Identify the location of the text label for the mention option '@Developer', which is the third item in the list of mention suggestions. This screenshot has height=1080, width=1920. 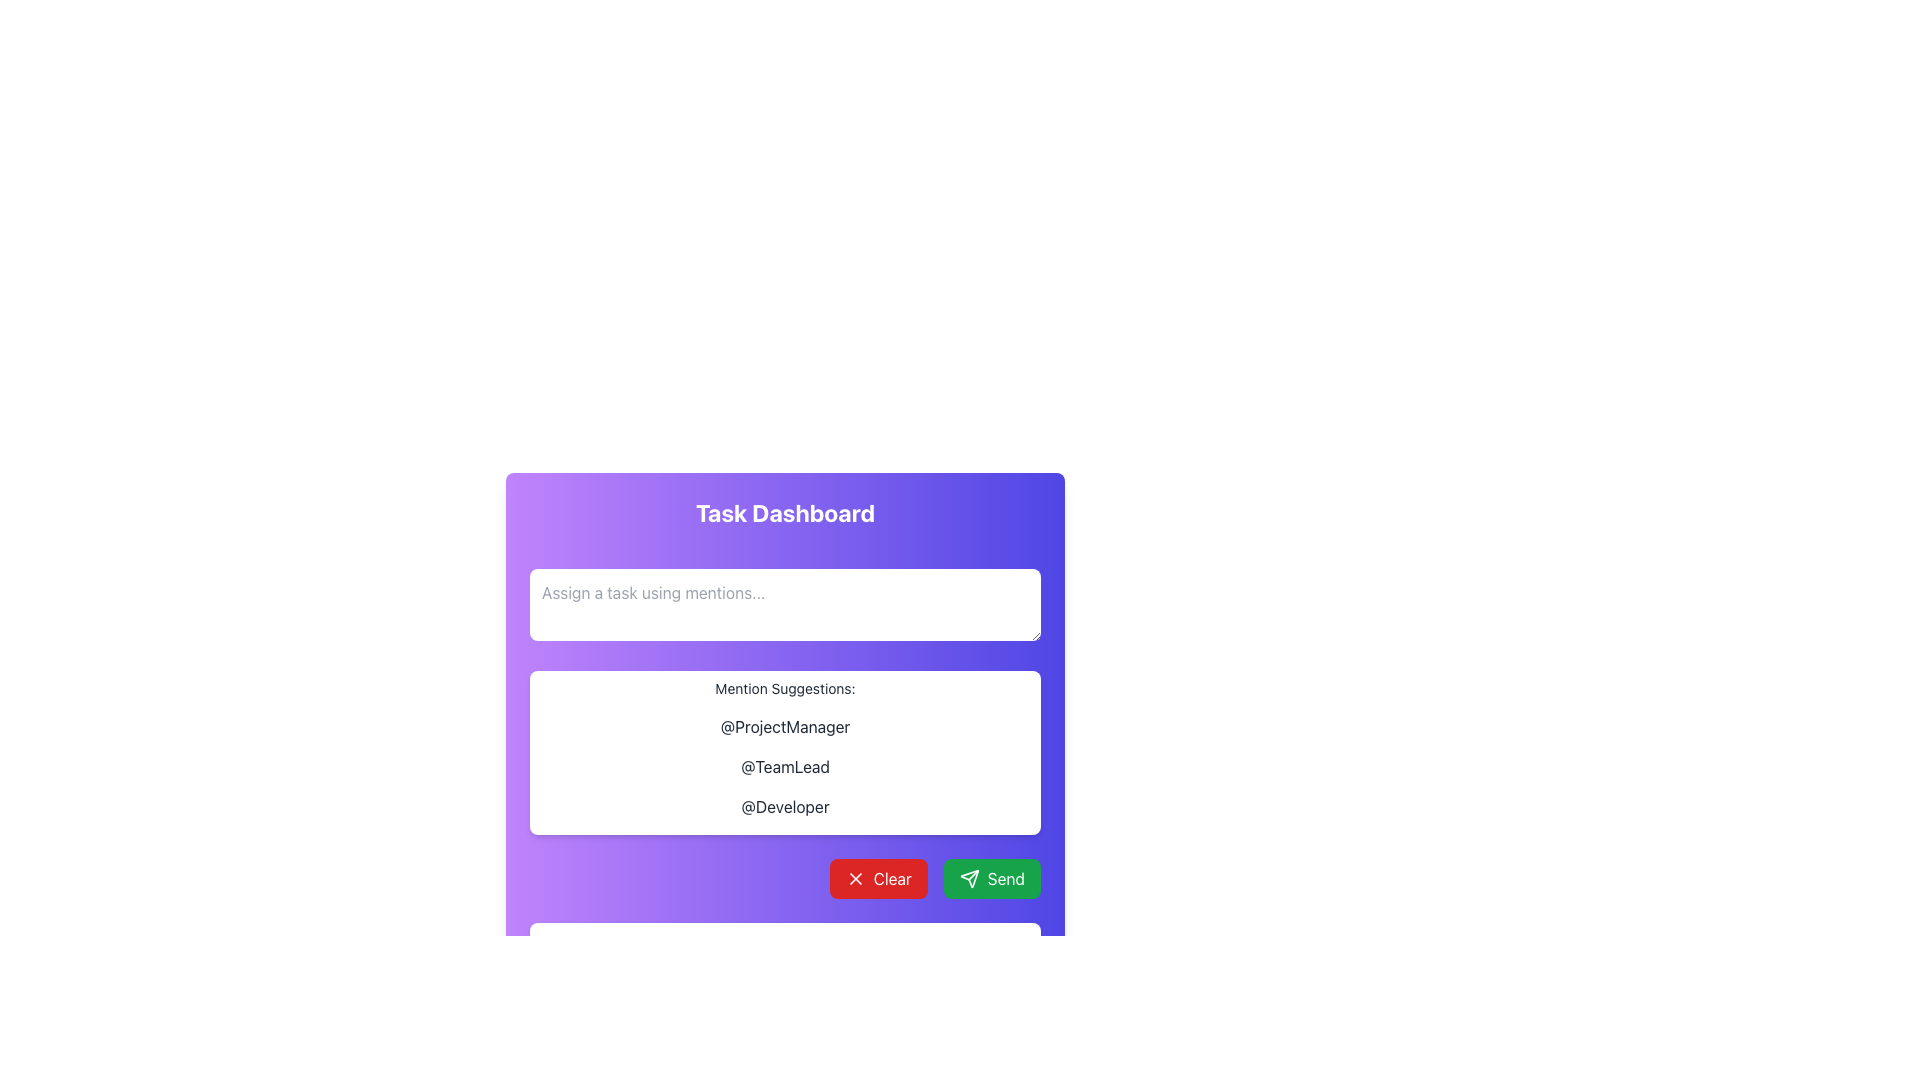
(784, 805).